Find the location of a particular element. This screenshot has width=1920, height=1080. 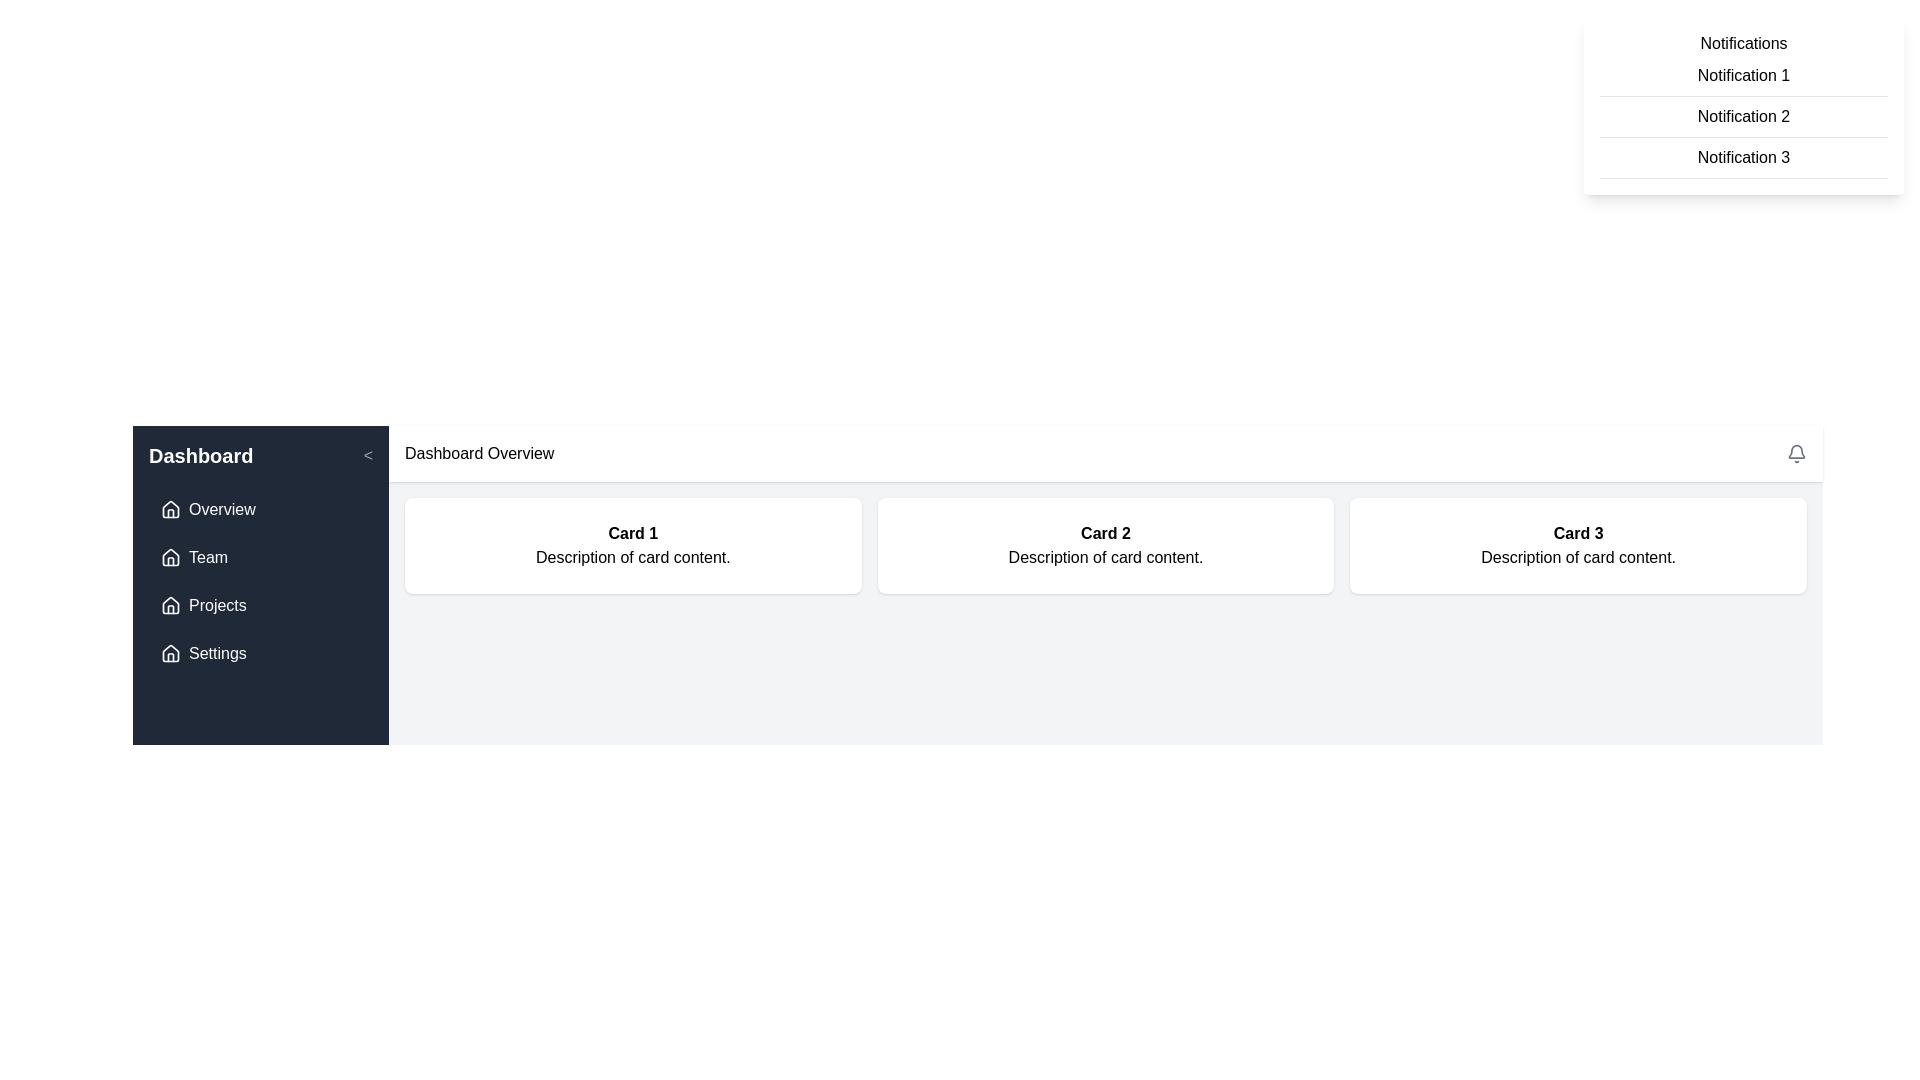

the static text label displaying 'Dashboard', which is located in the dark sidebar area on the left side of the interface is located at coordinates (201, 455).